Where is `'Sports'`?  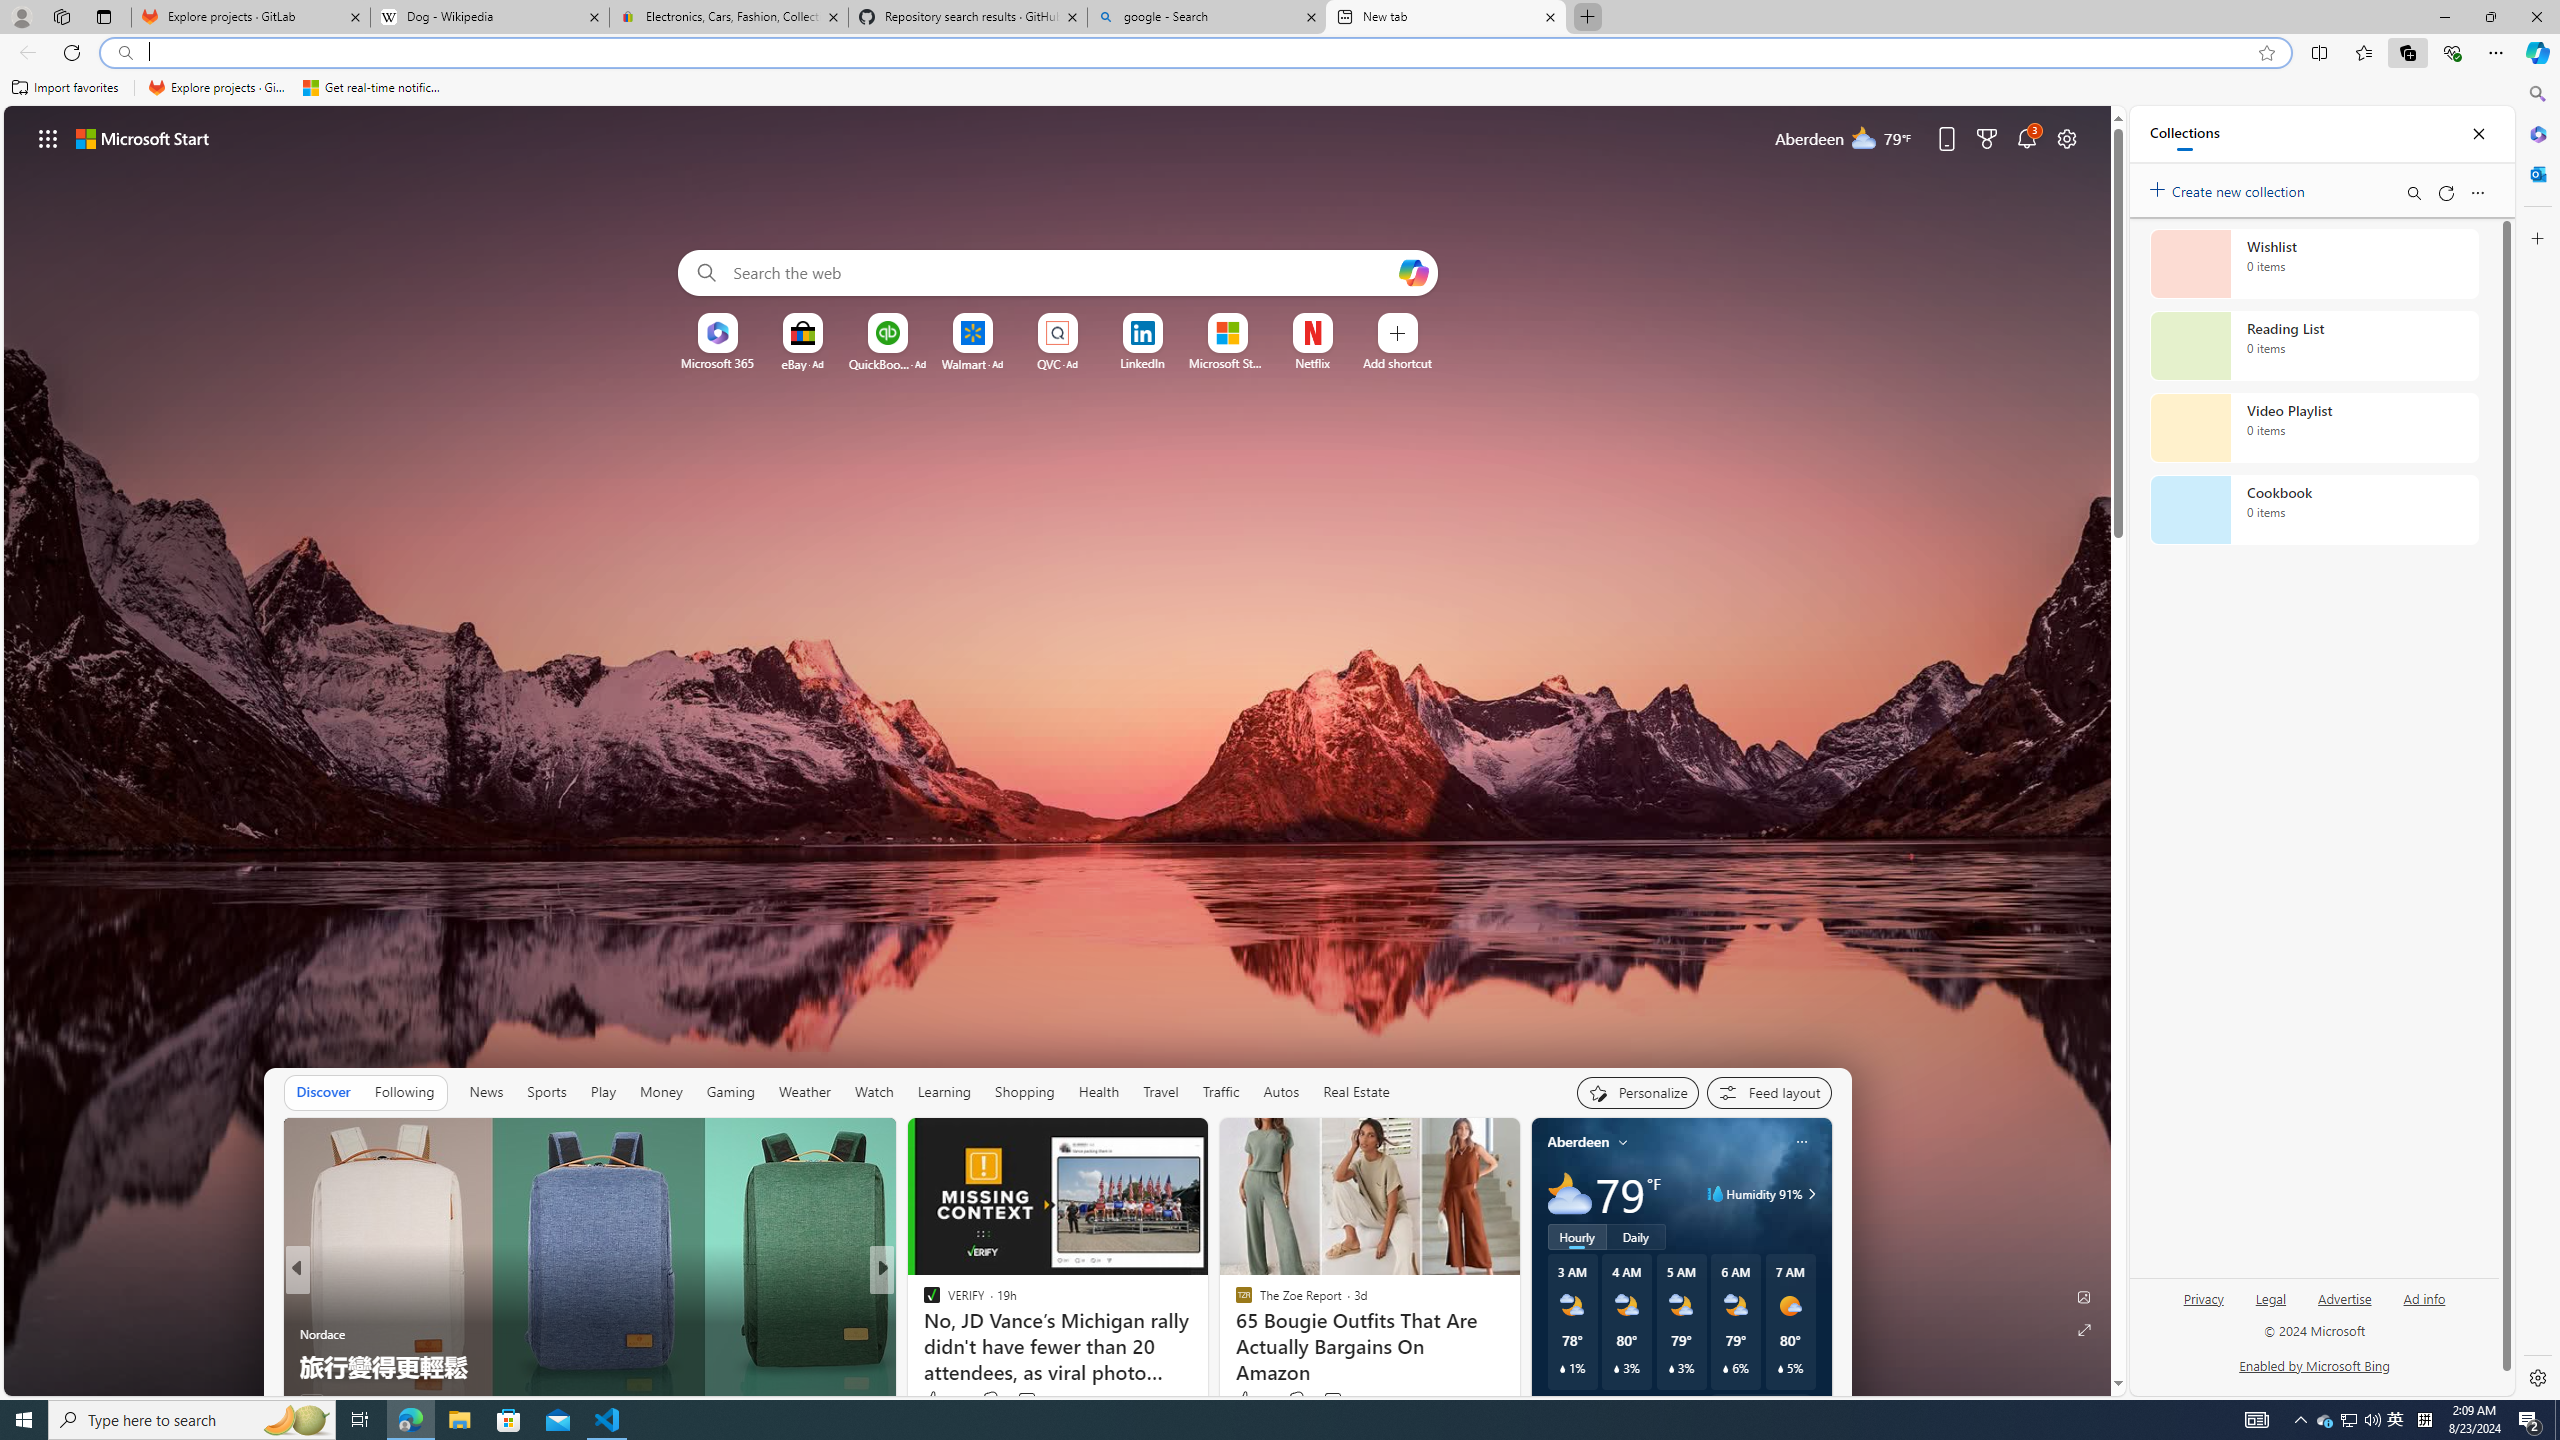
'Sports' is located at coordinates (546, 1091).